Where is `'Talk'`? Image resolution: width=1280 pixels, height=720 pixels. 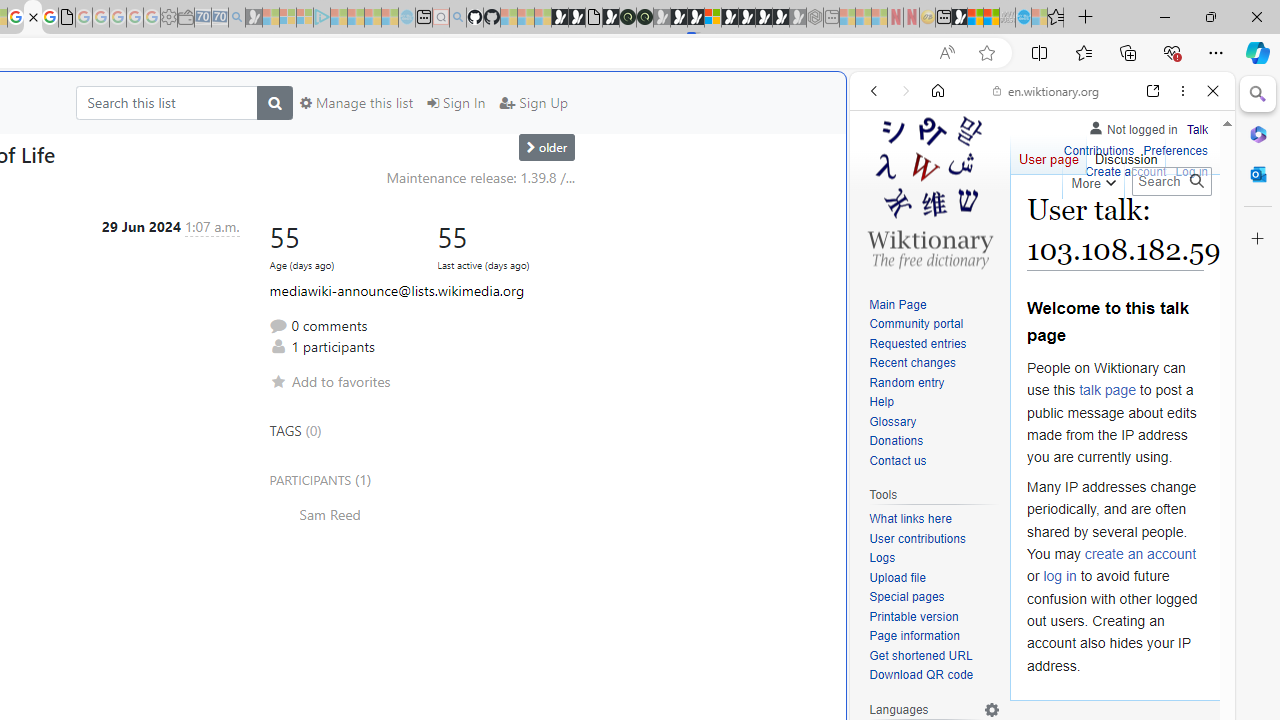
'Talk' is located at coordinates (1197, 129).